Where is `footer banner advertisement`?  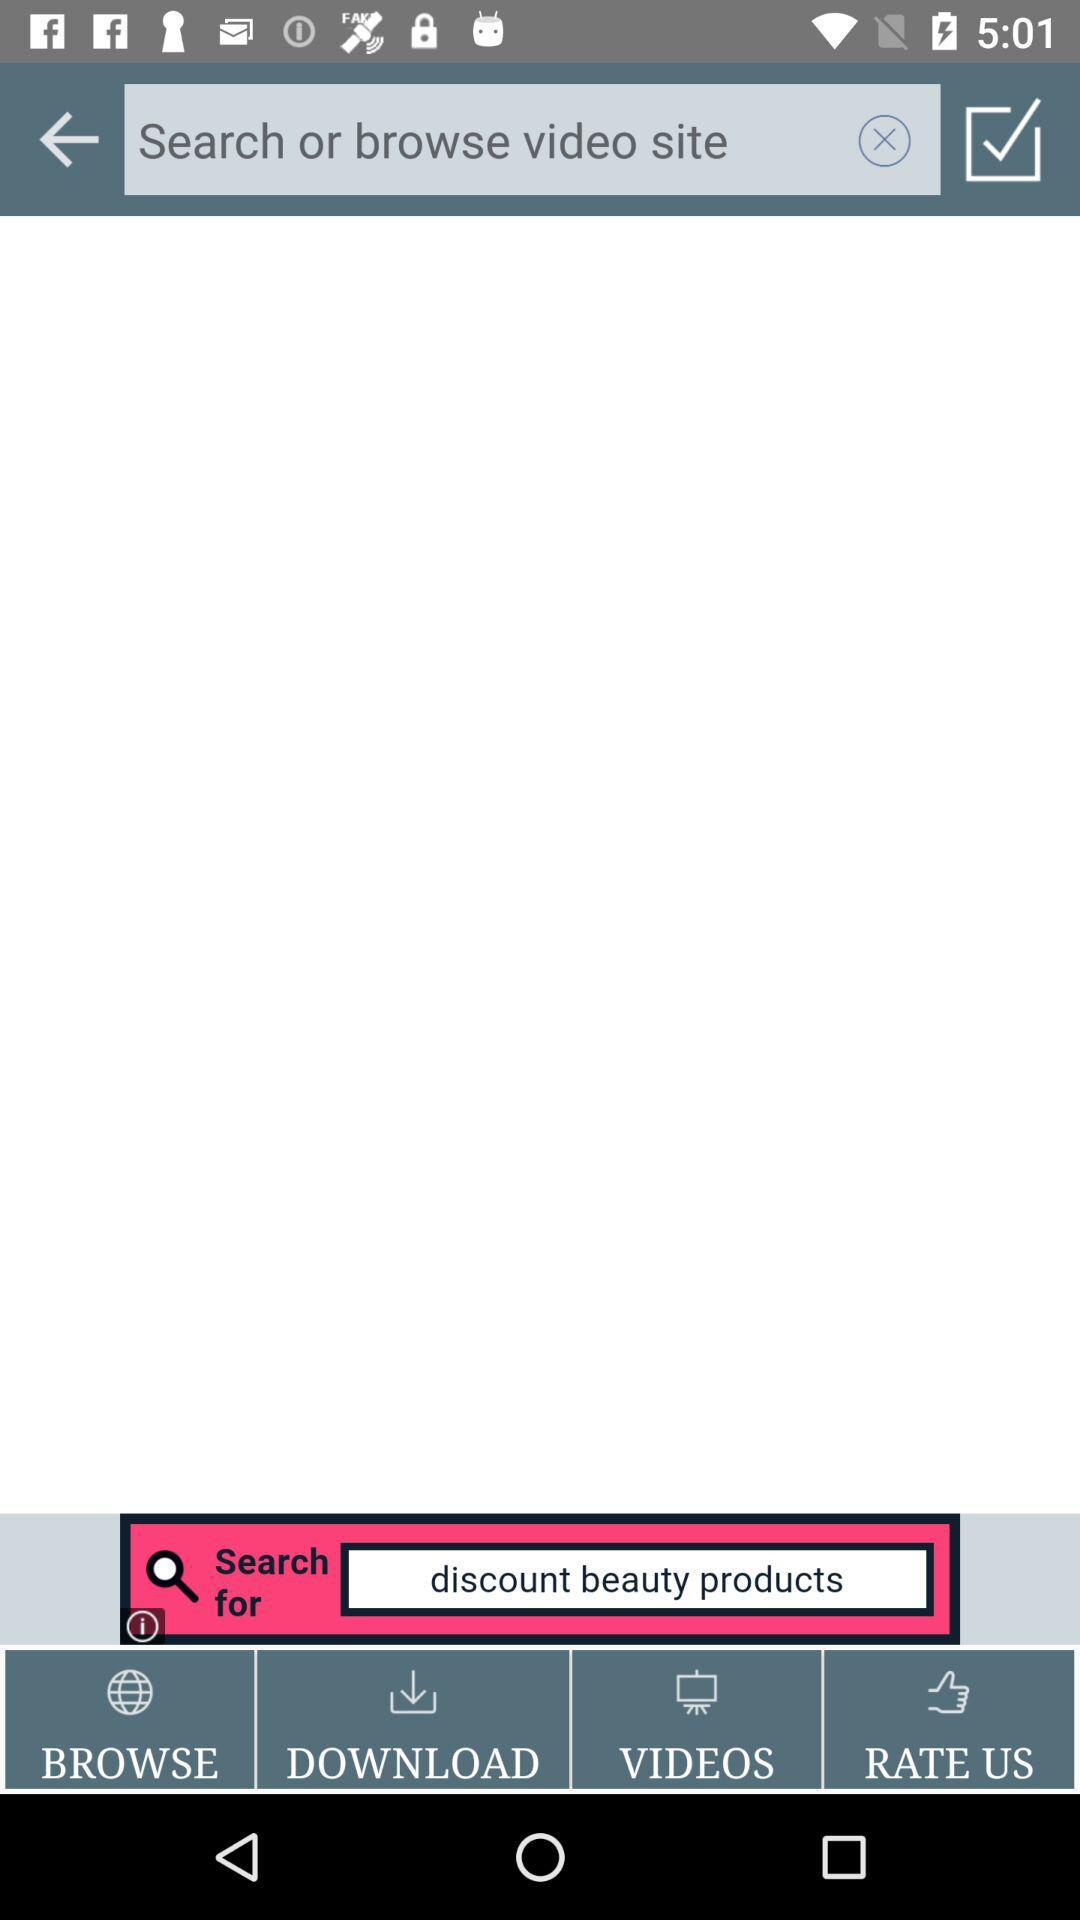
footer banner advertisement is located at coordinates (540, 1578).